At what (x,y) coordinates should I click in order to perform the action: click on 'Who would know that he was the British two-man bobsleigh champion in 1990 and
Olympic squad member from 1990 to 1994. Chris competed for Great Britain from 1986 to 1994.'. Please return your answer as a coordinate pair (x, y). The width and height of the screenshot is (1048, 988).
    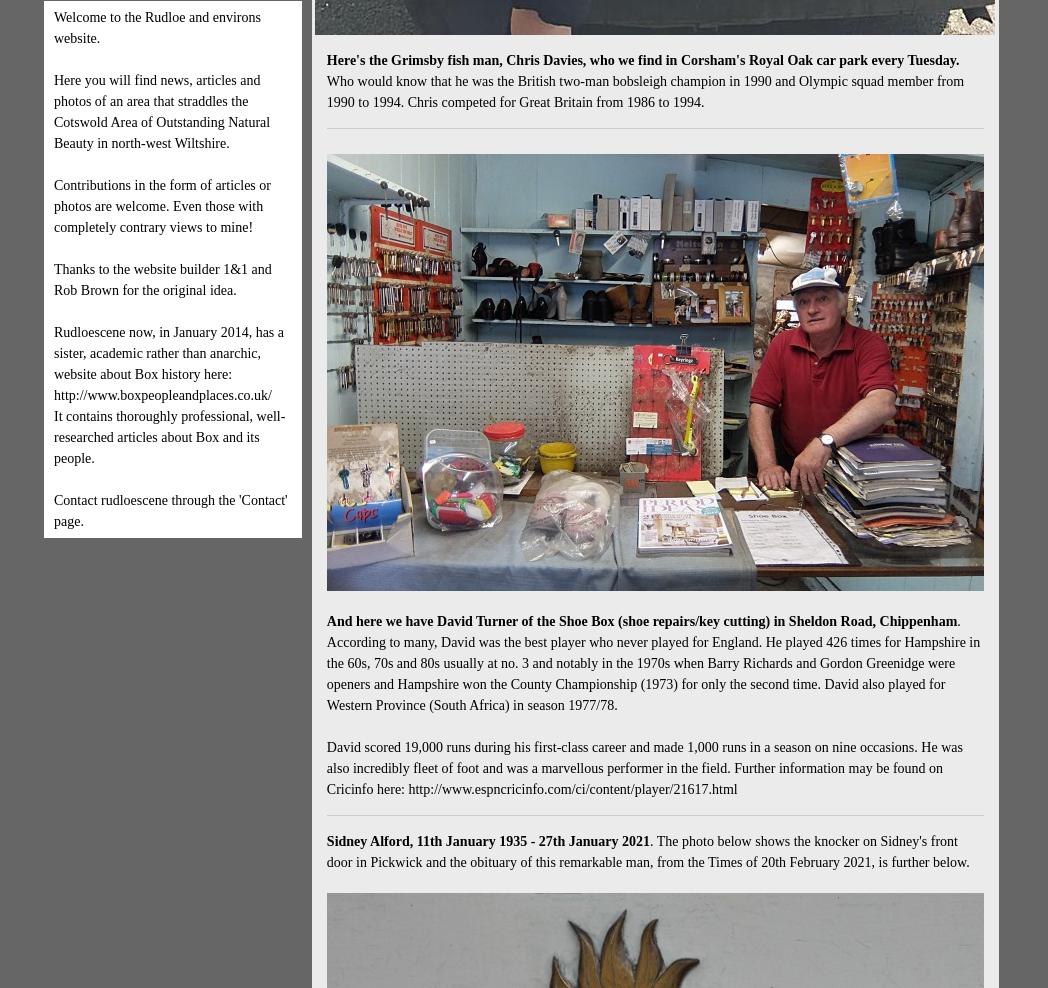
    Looking at the image, I should click on (644, 91).